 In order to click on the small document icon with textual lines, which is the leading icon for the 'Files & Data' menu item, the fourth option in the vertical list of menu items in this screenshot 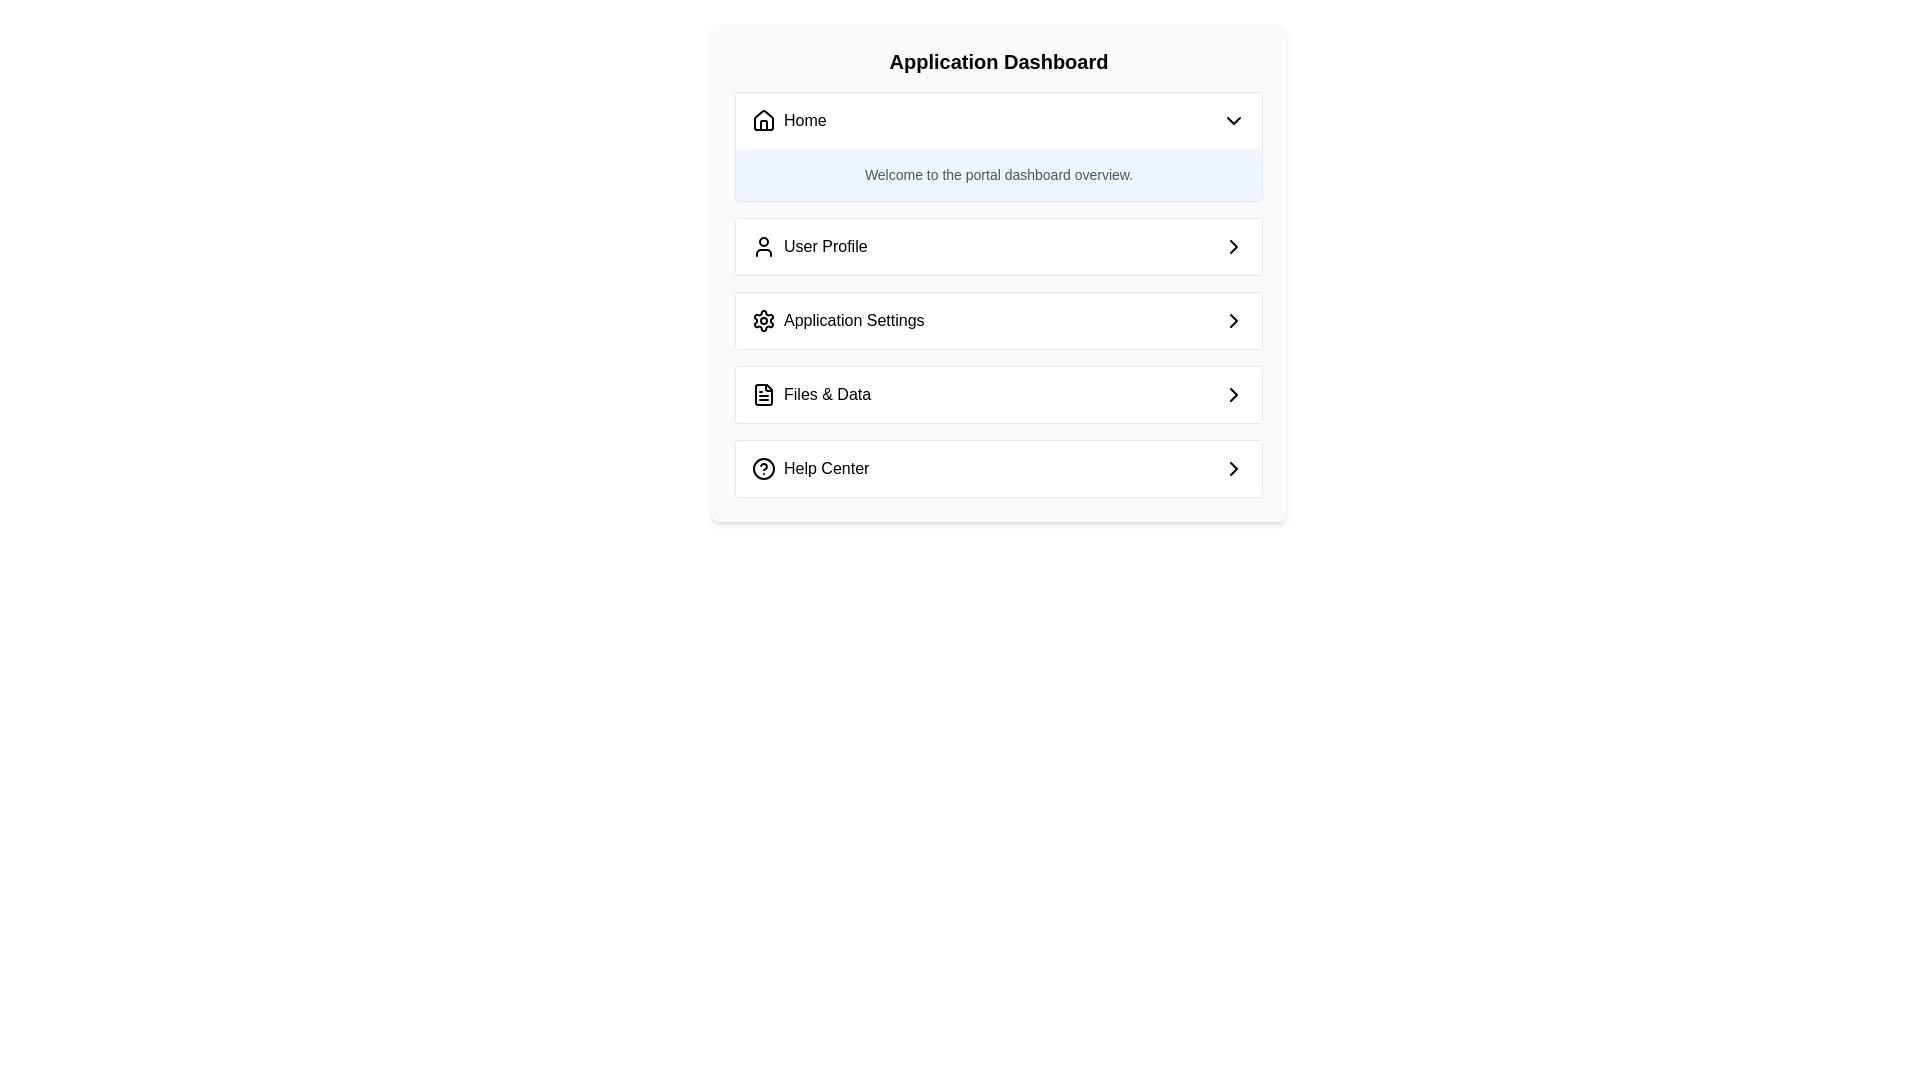, I will do `click(762, 394)`.